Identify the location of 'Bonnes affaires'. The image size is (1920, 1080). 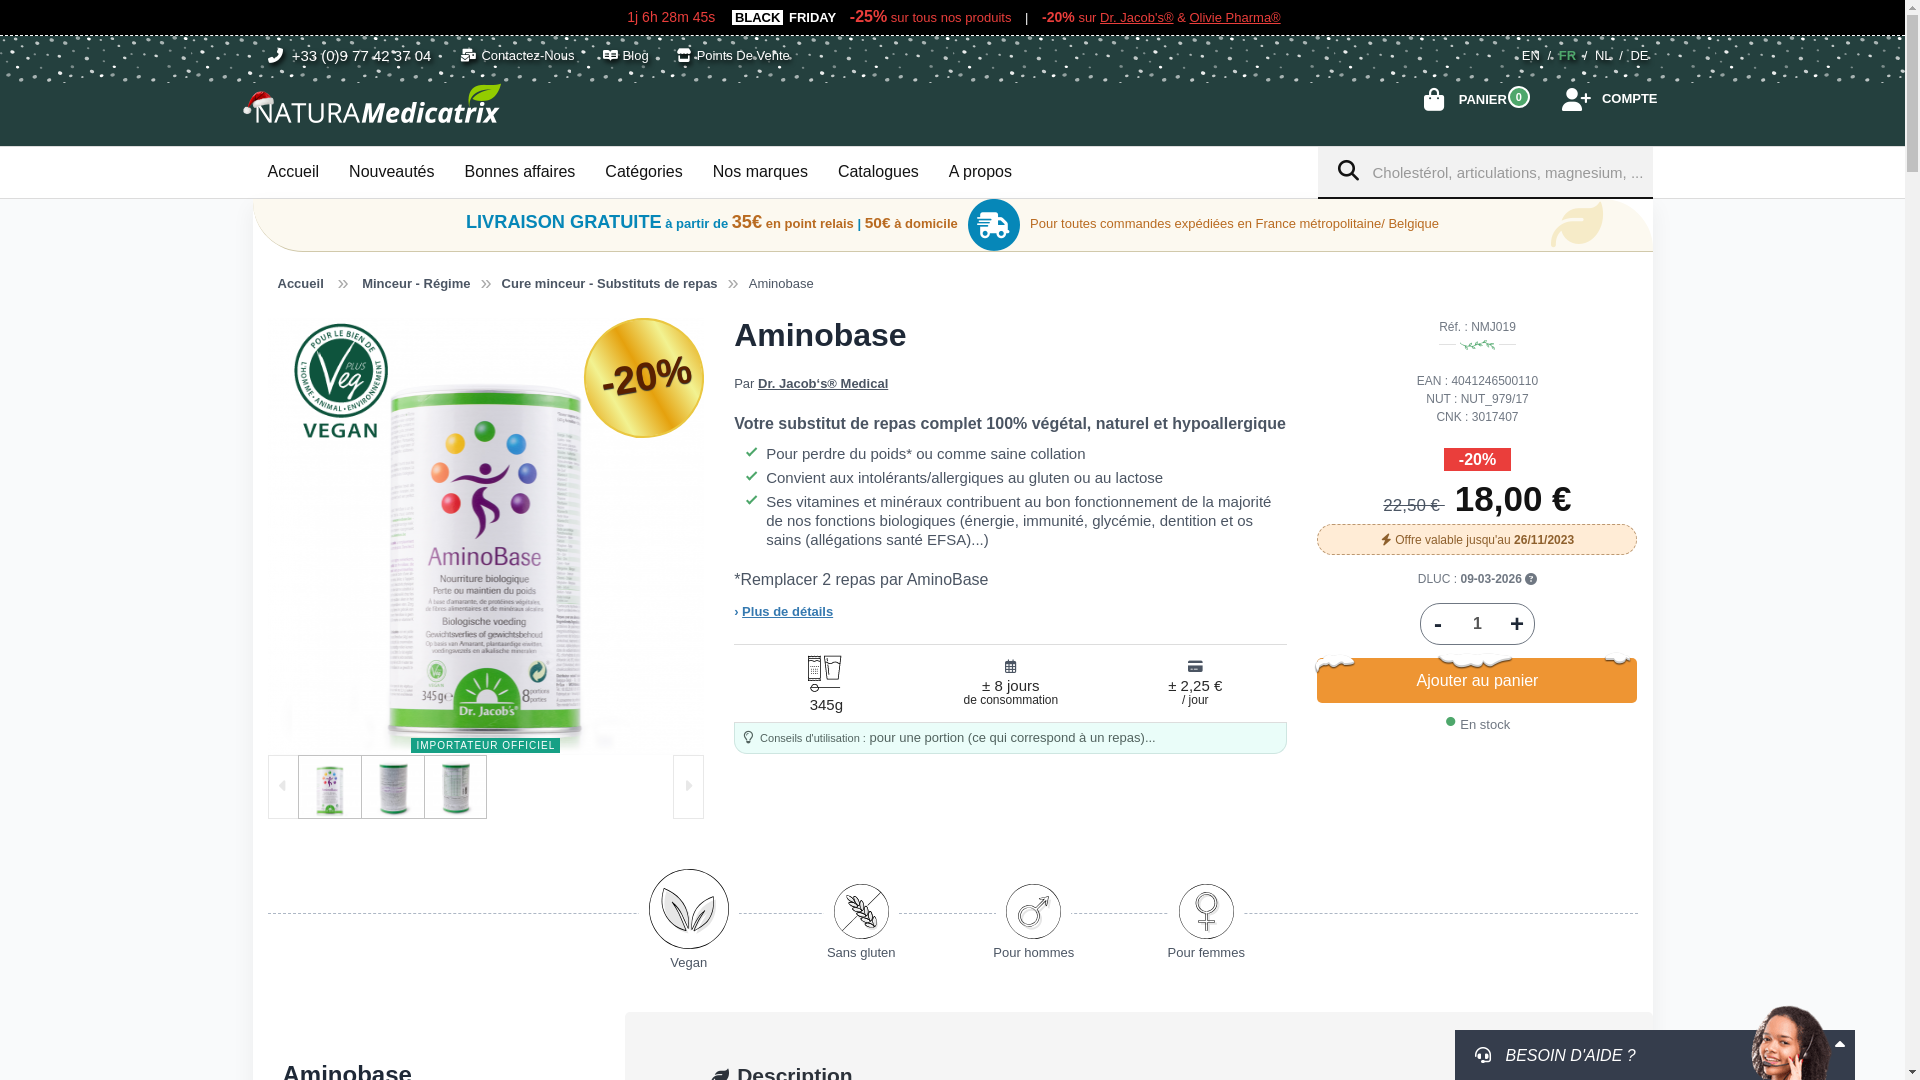
(519, 171).